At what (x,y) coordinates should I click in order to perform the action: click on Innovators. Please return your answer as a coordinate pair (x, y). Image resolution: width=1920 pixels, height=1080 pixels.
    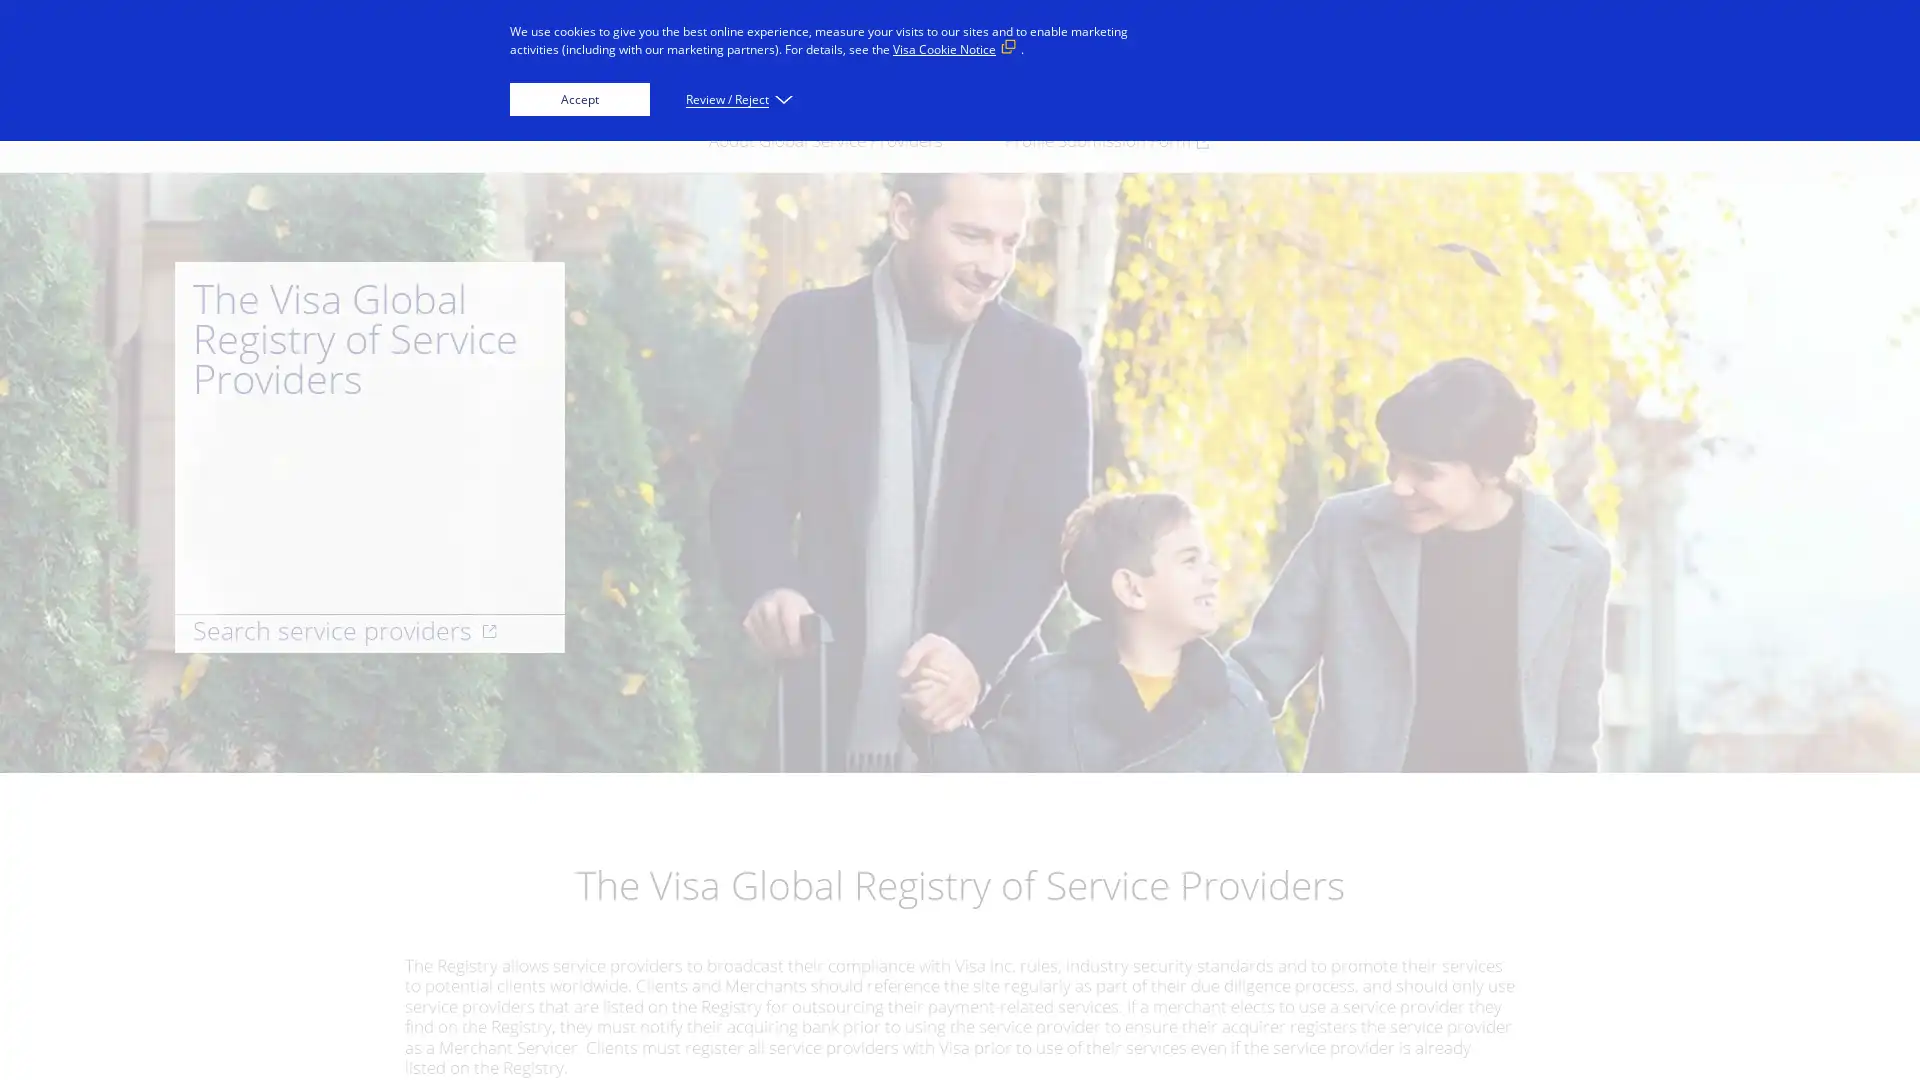
    Looking at the image, I should click on (1087, 53).